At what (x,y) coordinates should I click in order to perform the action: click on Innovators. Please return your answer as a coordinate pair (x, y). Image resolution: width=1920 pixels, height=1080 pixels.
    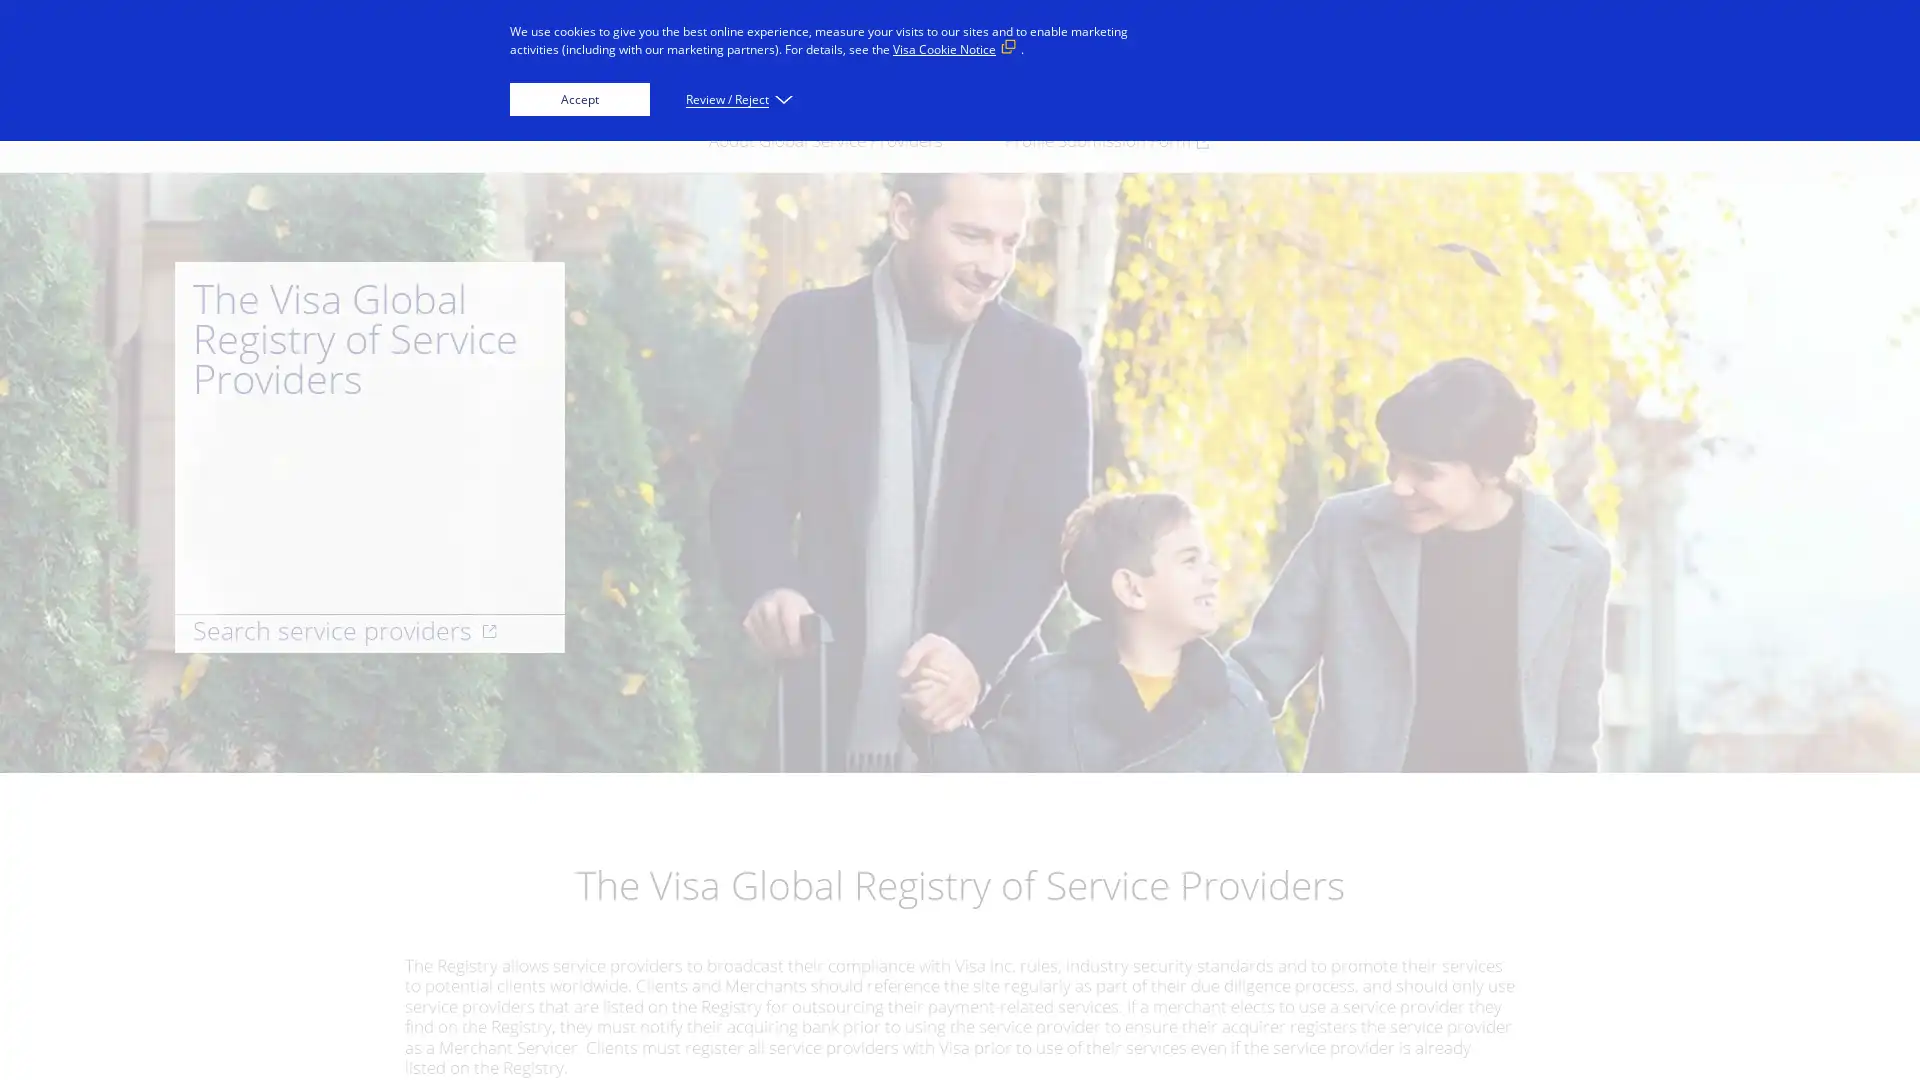
    Looking at the image, I should click on (1087, 53).